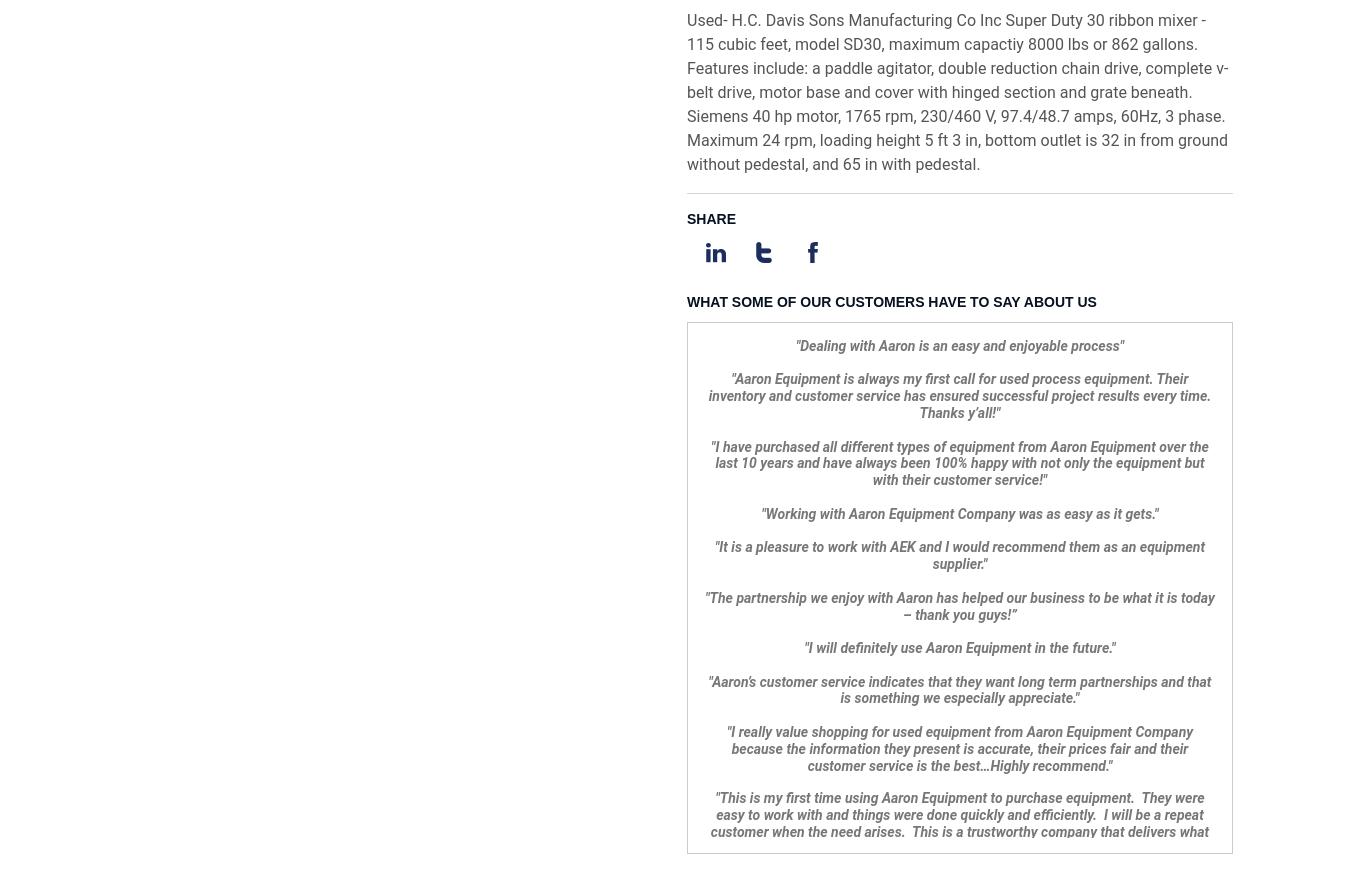 The height and width of the screenshot is (881, 1350). Describe the element at coordinates (348, 686) in the screenshot. I see `'EQUIPMENT LINKS'` at that location.